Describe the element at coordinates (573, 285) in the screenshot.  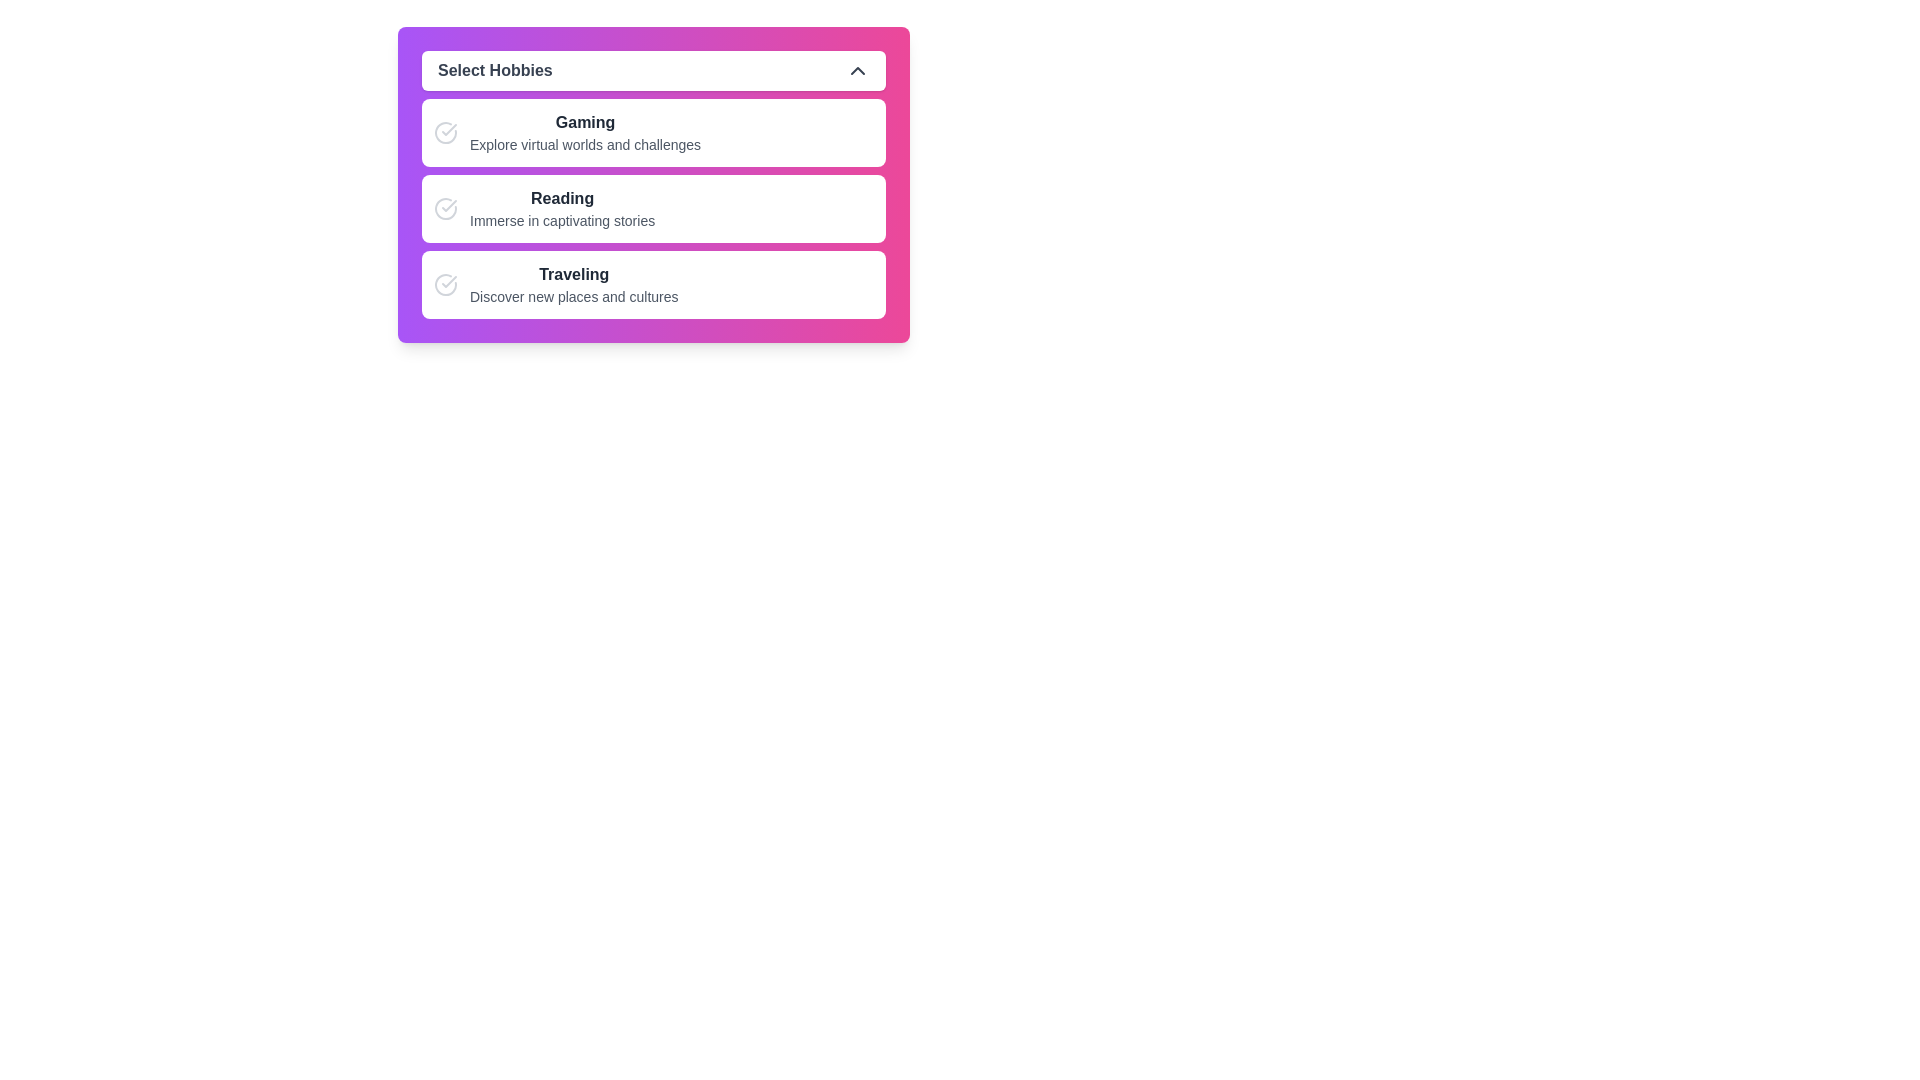
I see `the list item displaying 'Traveling'` at that location.